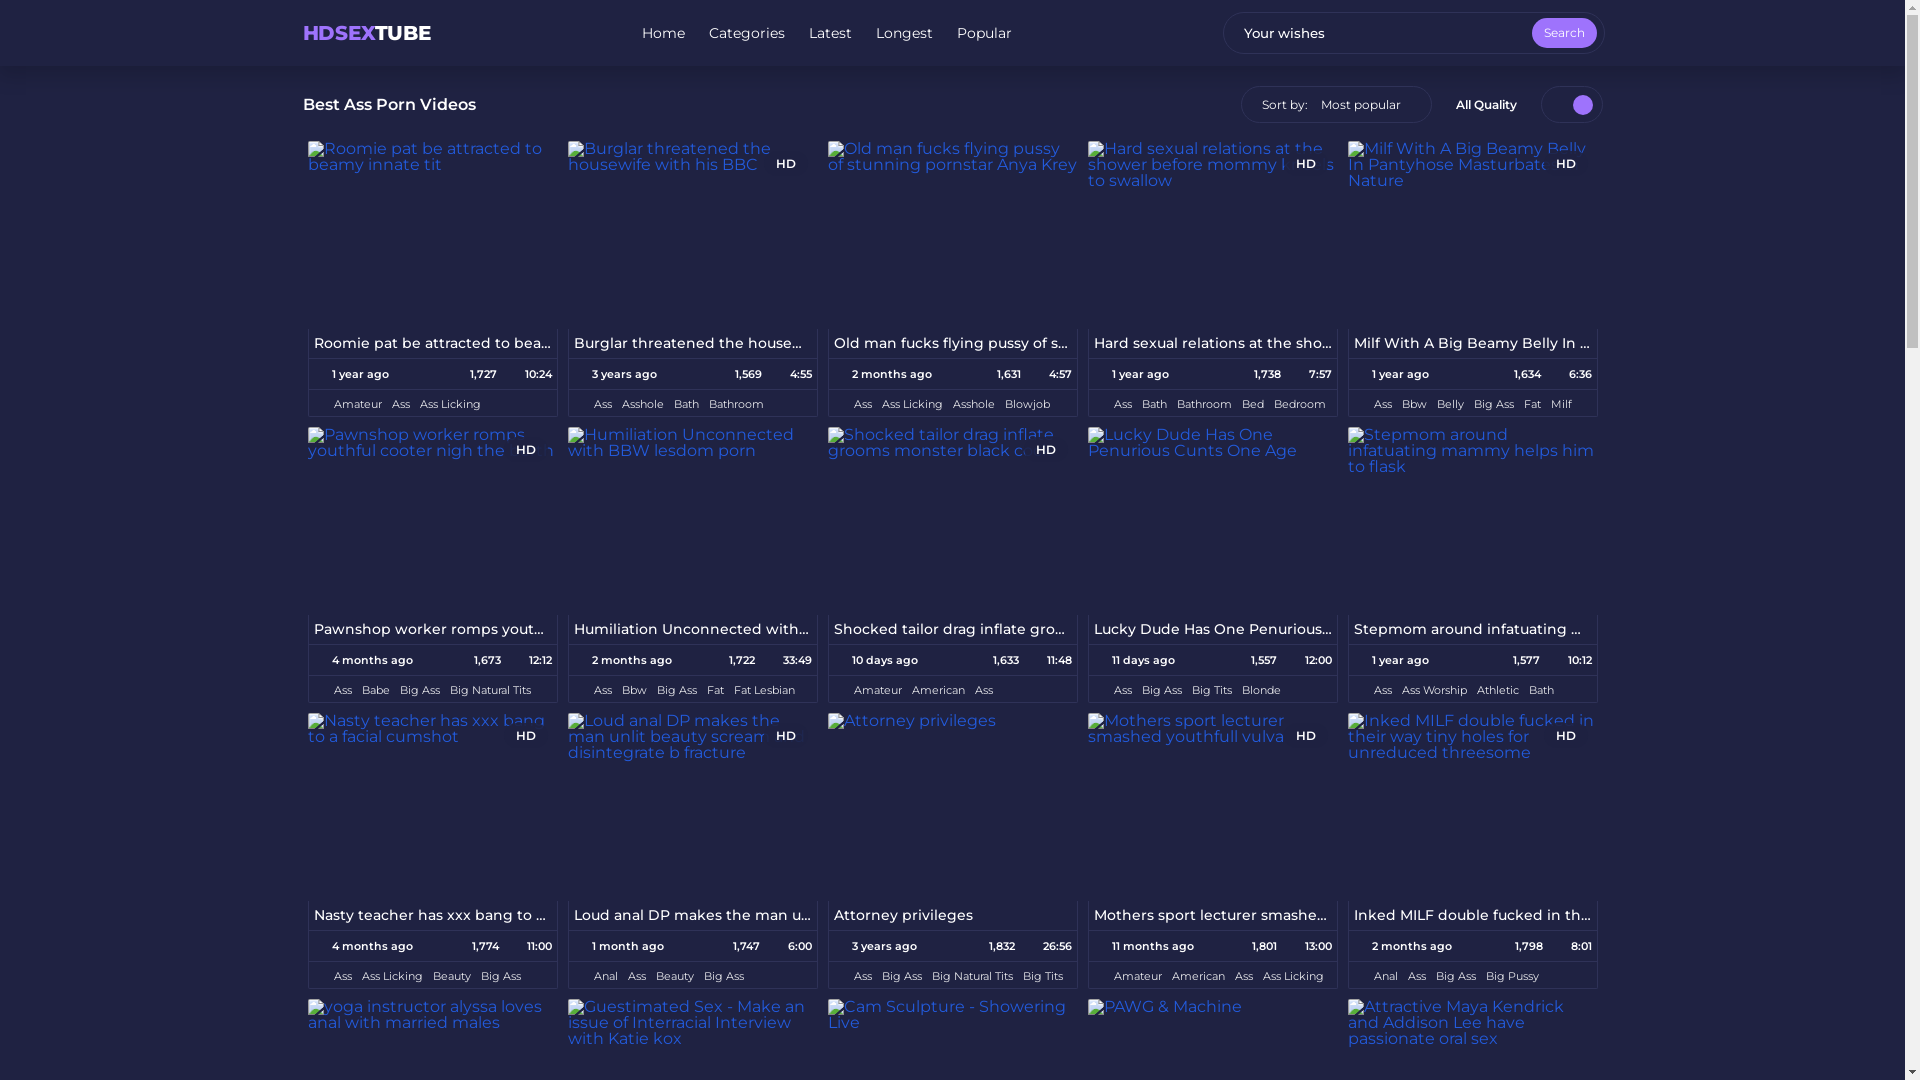  What do you see at coordinates (365, 33) in the screenshot?
I see `'HDSEXTUBE'` at bounding box center [365, 33].